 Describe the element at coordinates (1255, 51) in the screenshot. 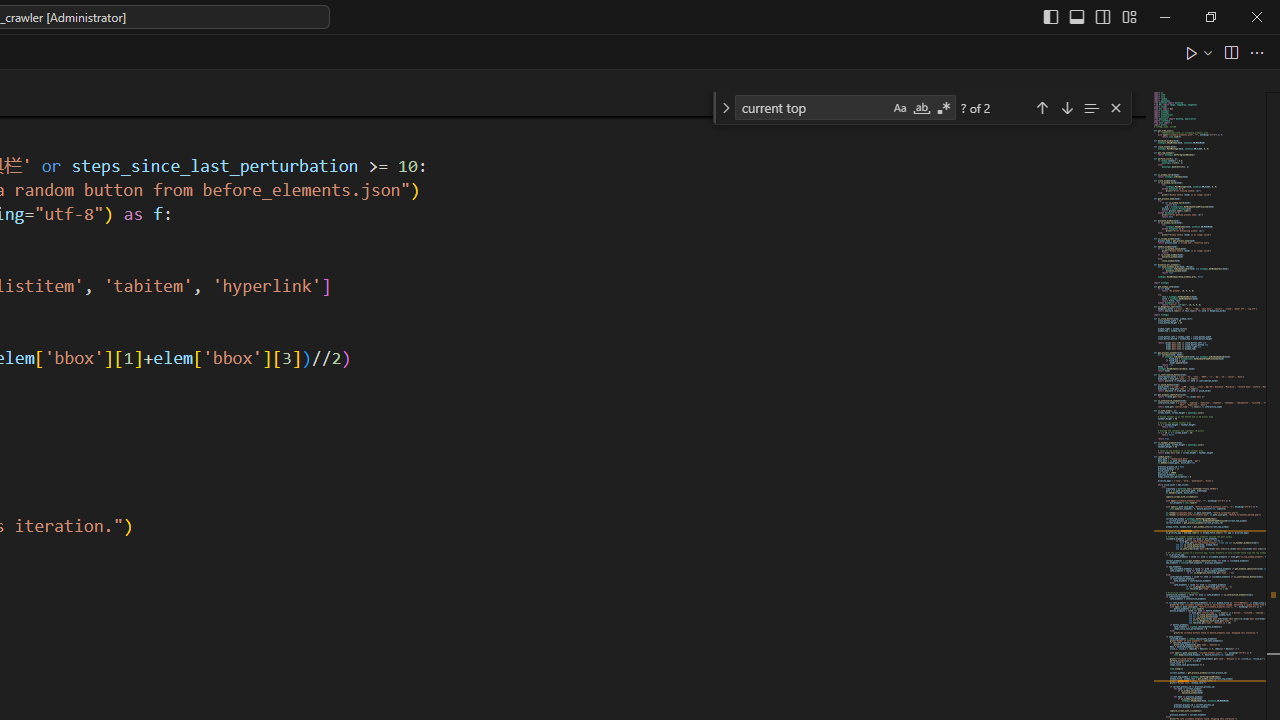

I see `'More Actions...'` at that location.